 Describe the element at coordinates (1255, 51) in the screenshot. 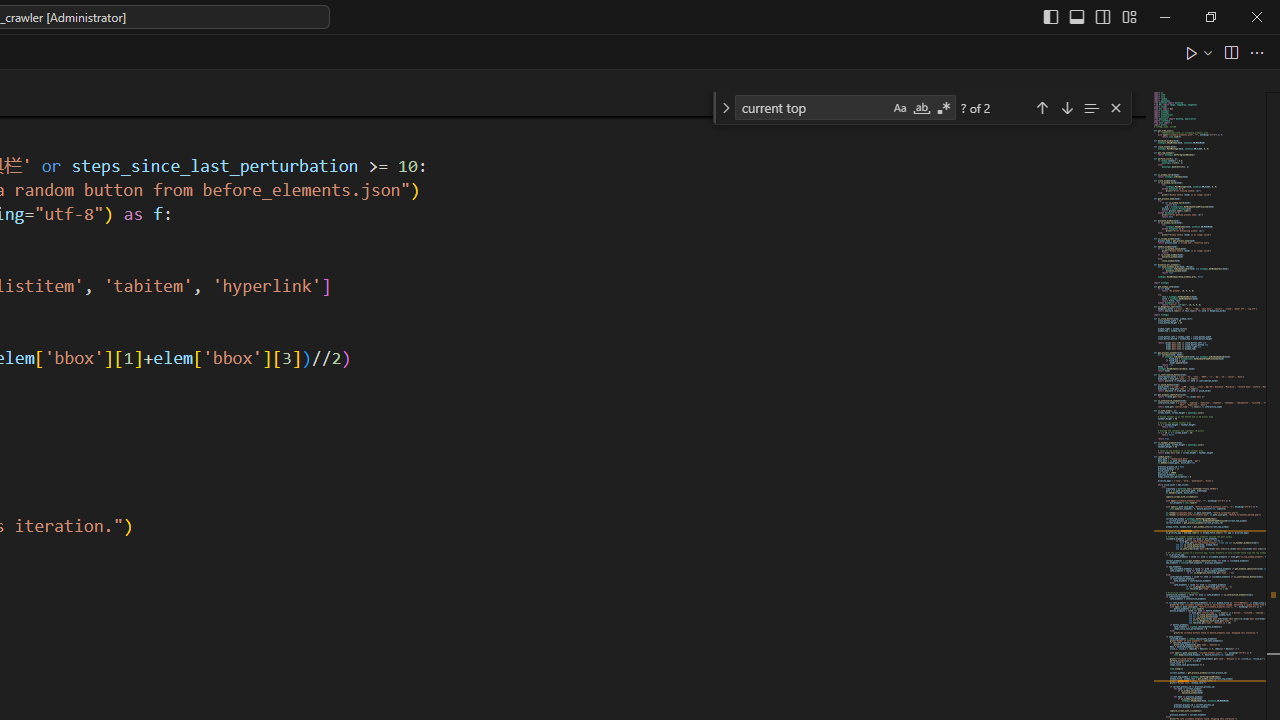

I see `'More Actions...'` at that location.